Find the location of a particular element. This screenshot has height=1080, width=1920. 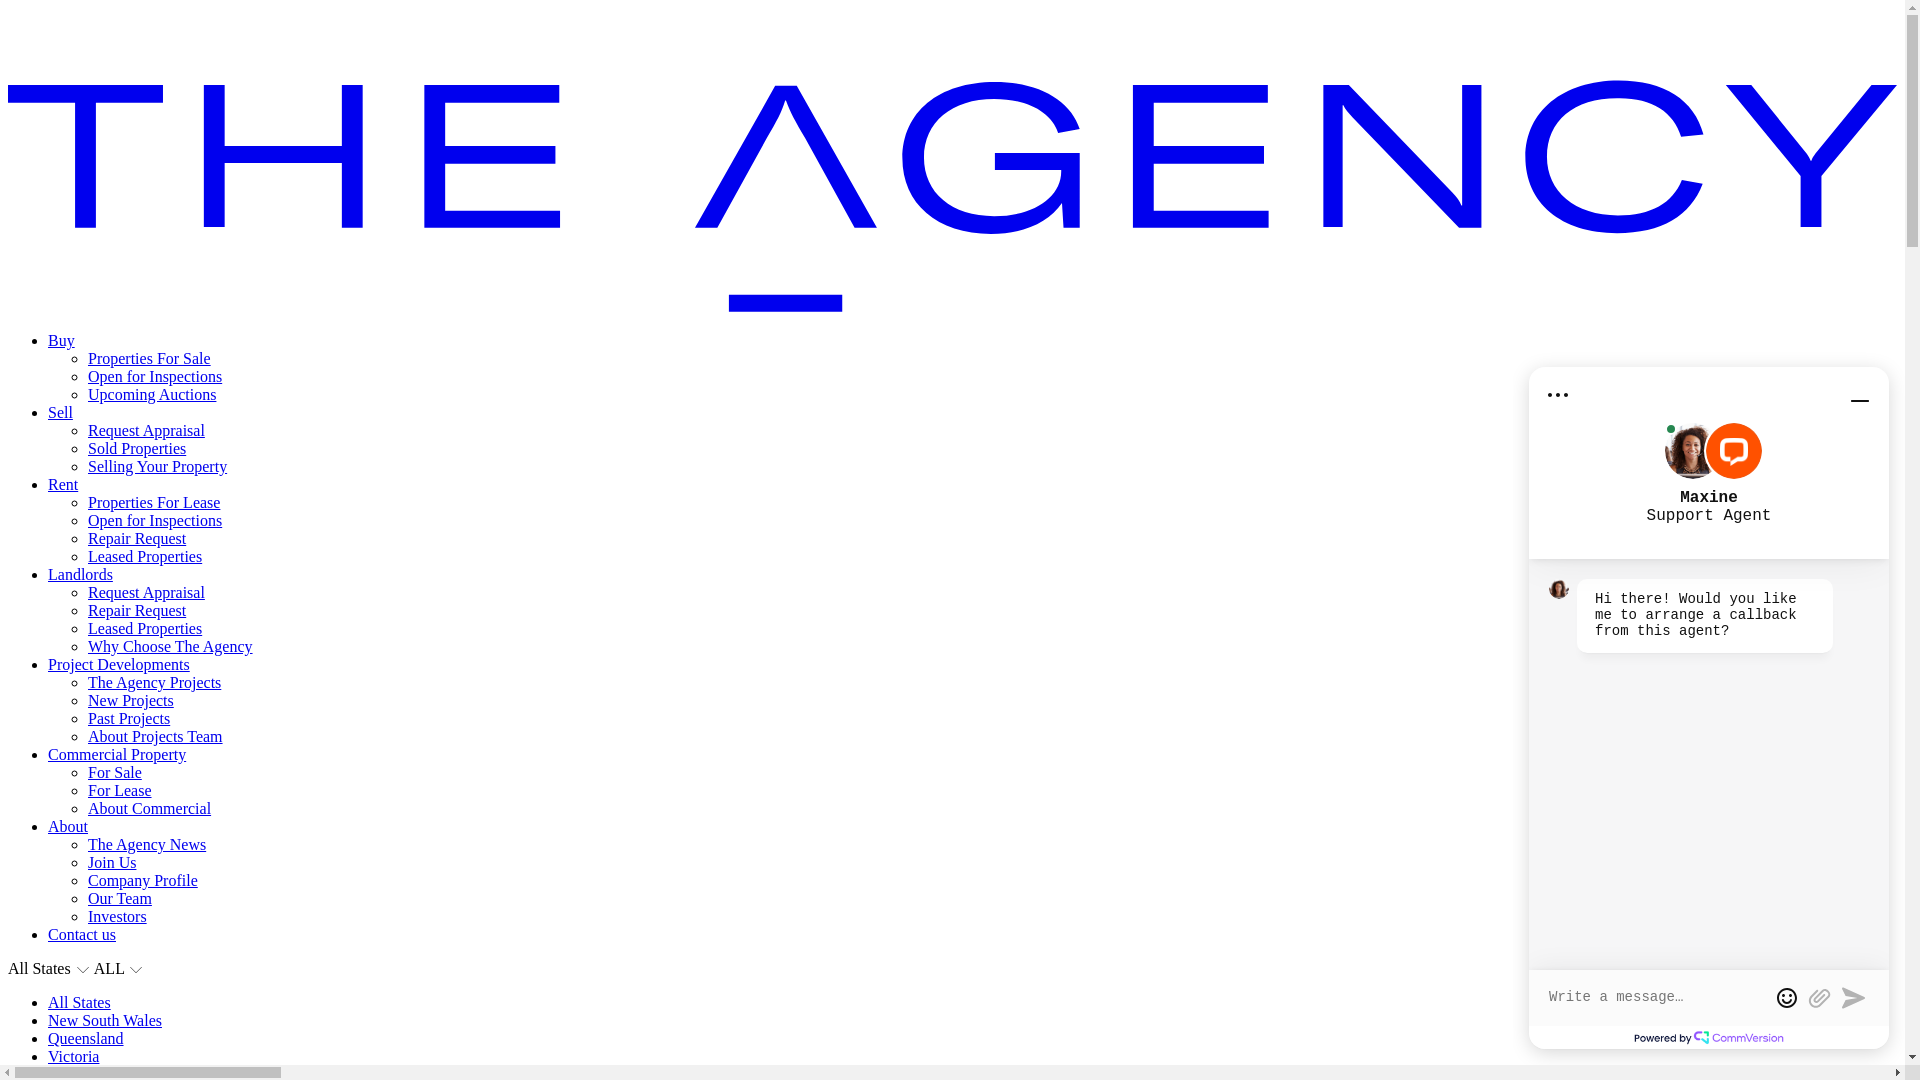

'Project Developments' is located at coordinates (118, 664).